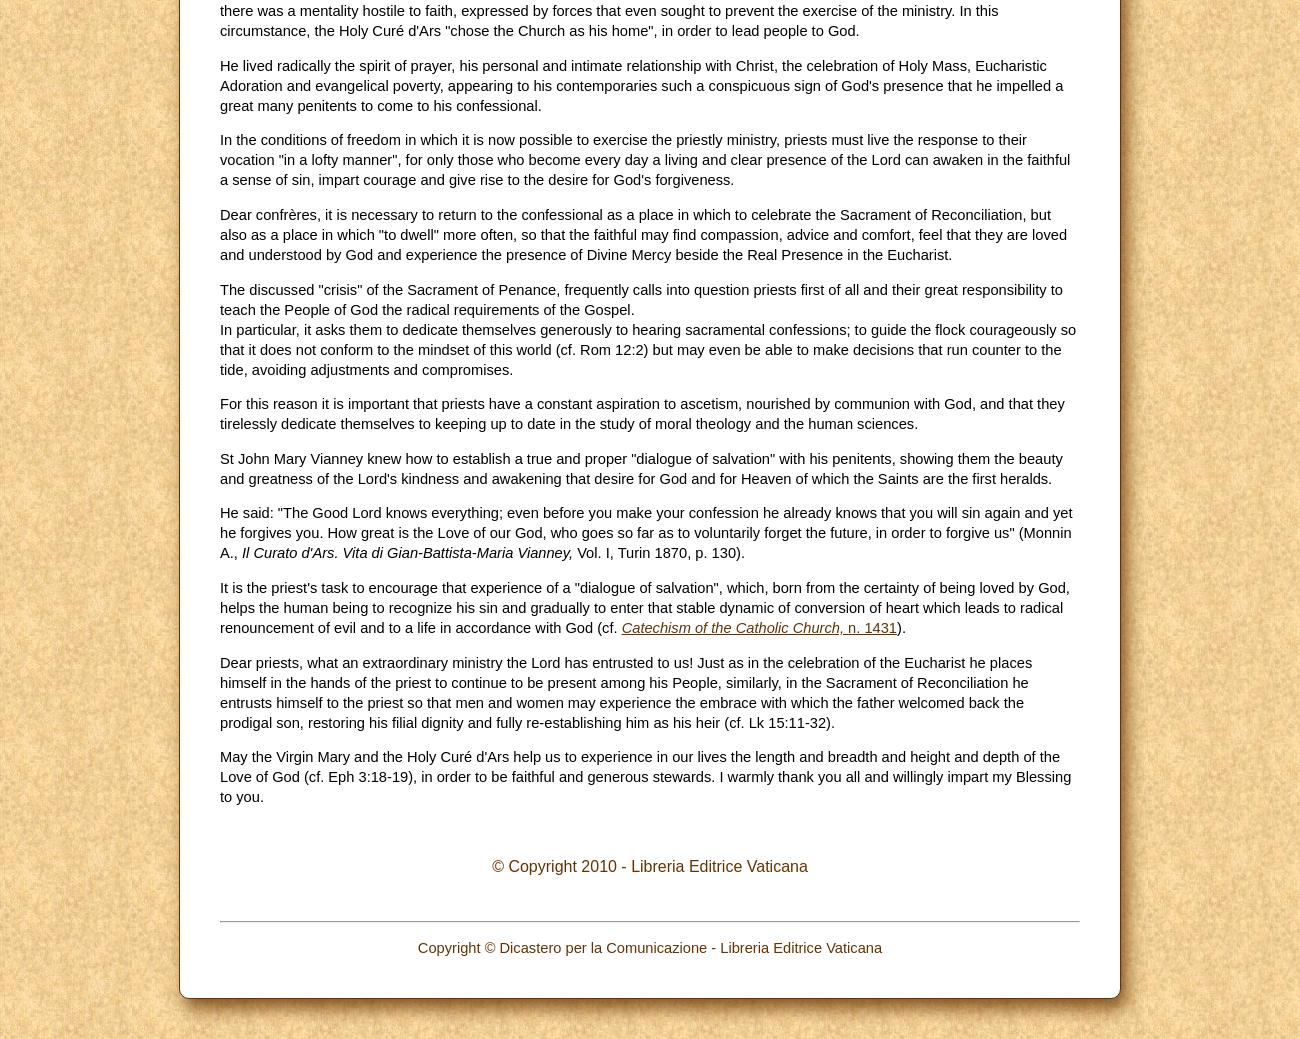  I want to click on 'He lived radically the spirit of prayer, his personal and intimate relationship with Christ, the celebration of Holy Mass, Eucharistic Adoration and evangelical poverty, appearing to his contemporaries such a conspicuous sign of God's presence that he impelled a great many penitents to come to his confessional.', so click(641, 83).